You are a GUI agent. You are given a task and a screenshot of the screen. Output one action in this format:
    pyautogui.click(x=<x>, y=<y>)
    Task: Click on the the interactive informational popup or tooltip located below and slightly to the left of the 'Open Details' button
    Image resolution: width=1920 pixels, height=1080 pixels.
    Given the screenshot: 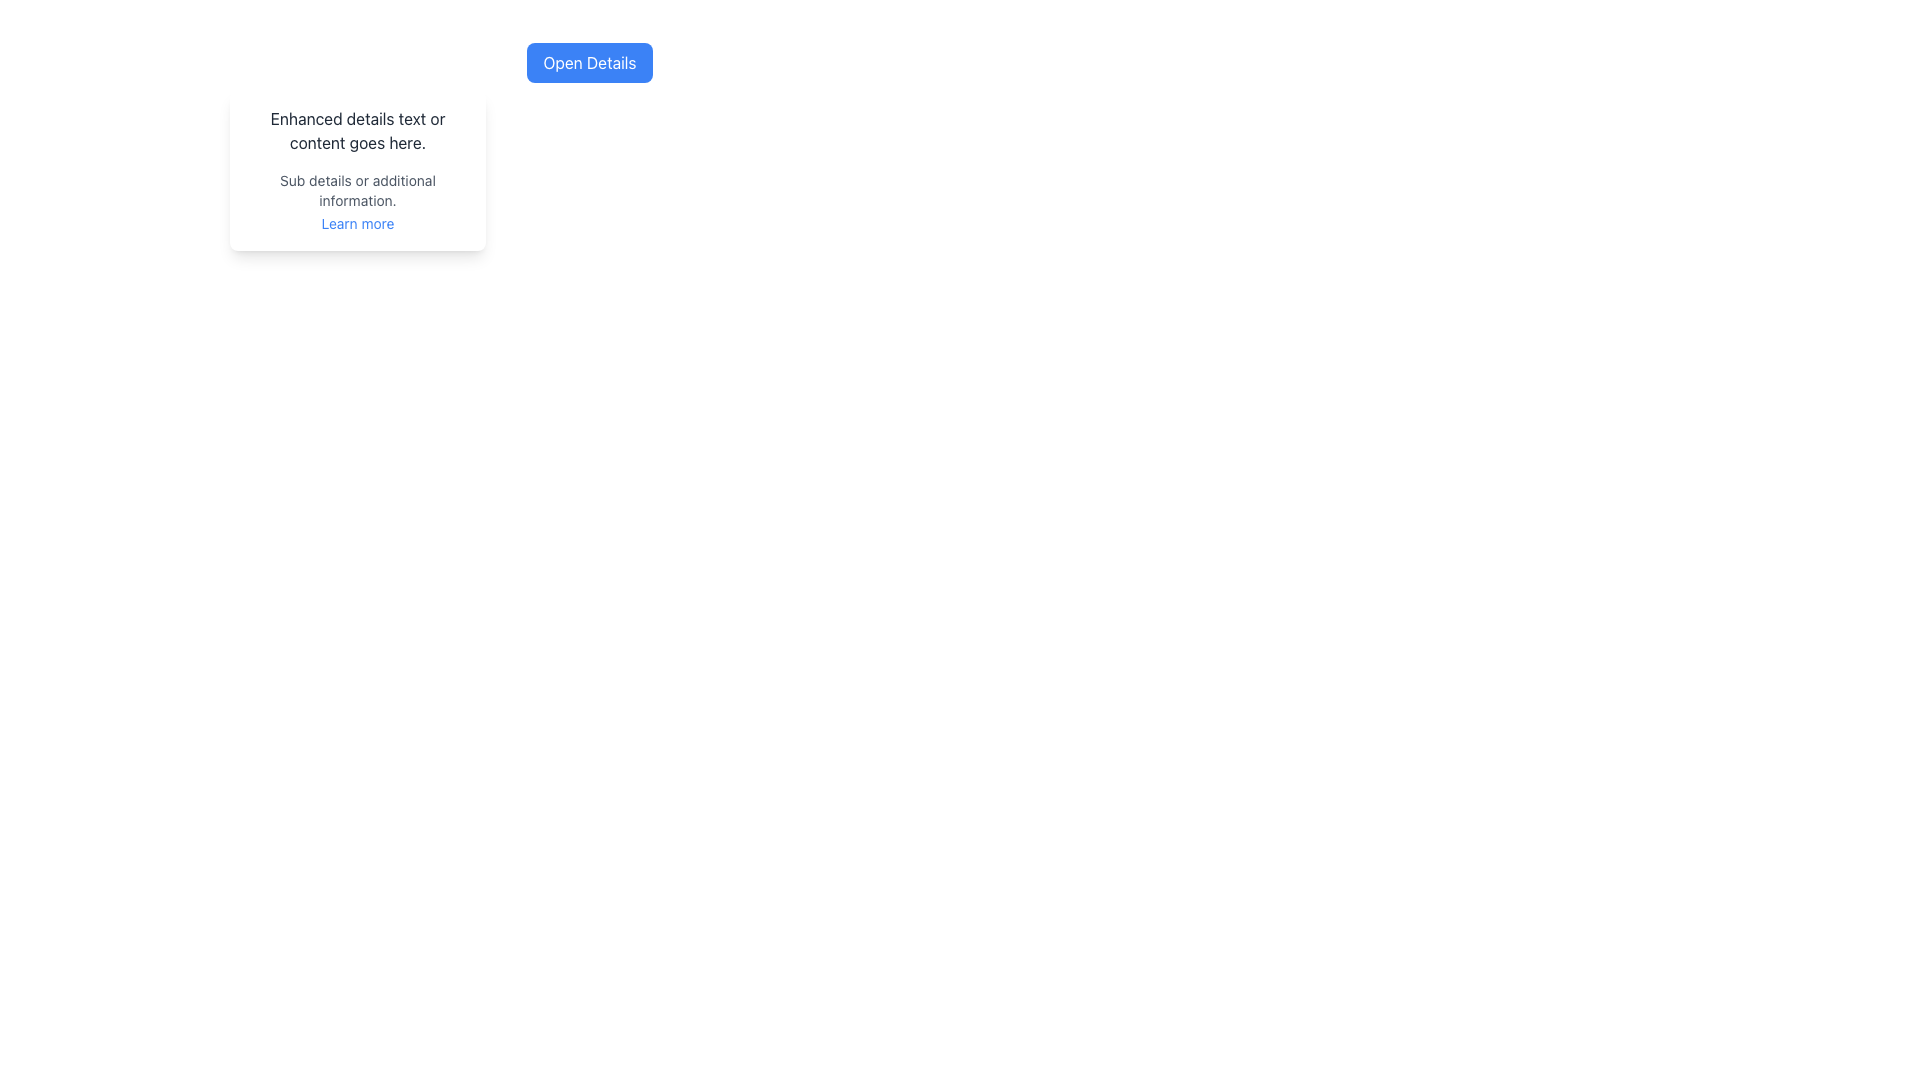 What is the action you would take?
    pyautogui.click(x=358, y=169)
    